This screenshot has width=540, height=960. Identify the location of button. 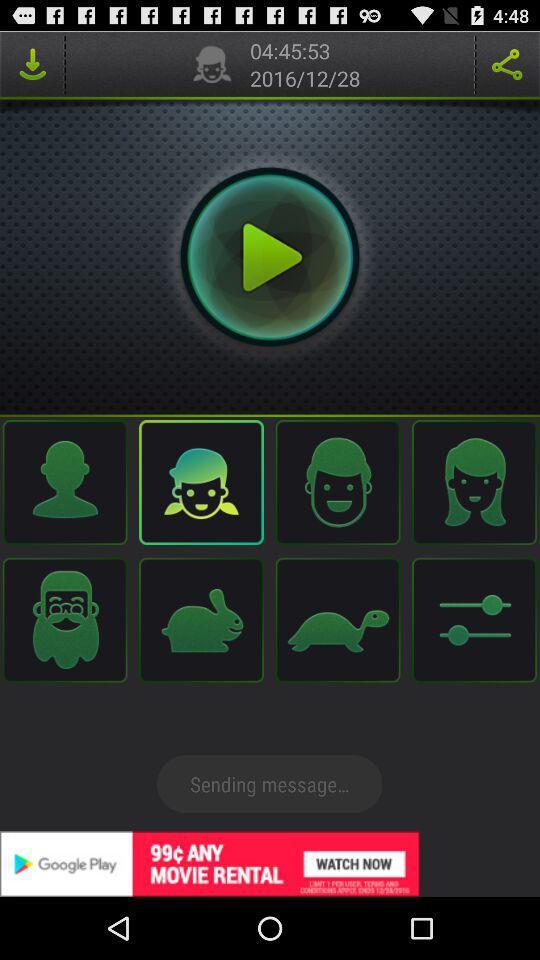
(270, 256).